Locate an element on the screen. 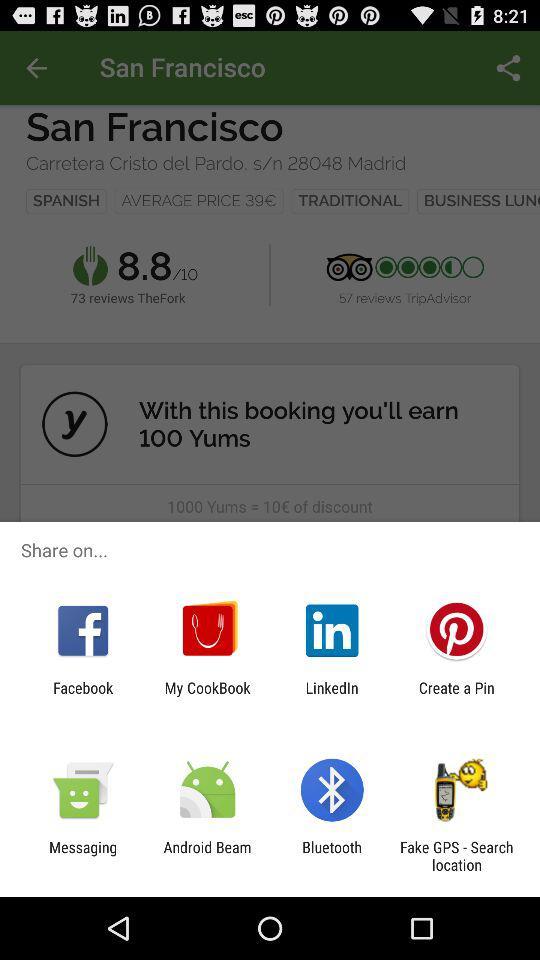 Image resolution: width=540 pixels, height=960 pixels. icon to the left of bluetooth item is located at coordinates (206, 855).